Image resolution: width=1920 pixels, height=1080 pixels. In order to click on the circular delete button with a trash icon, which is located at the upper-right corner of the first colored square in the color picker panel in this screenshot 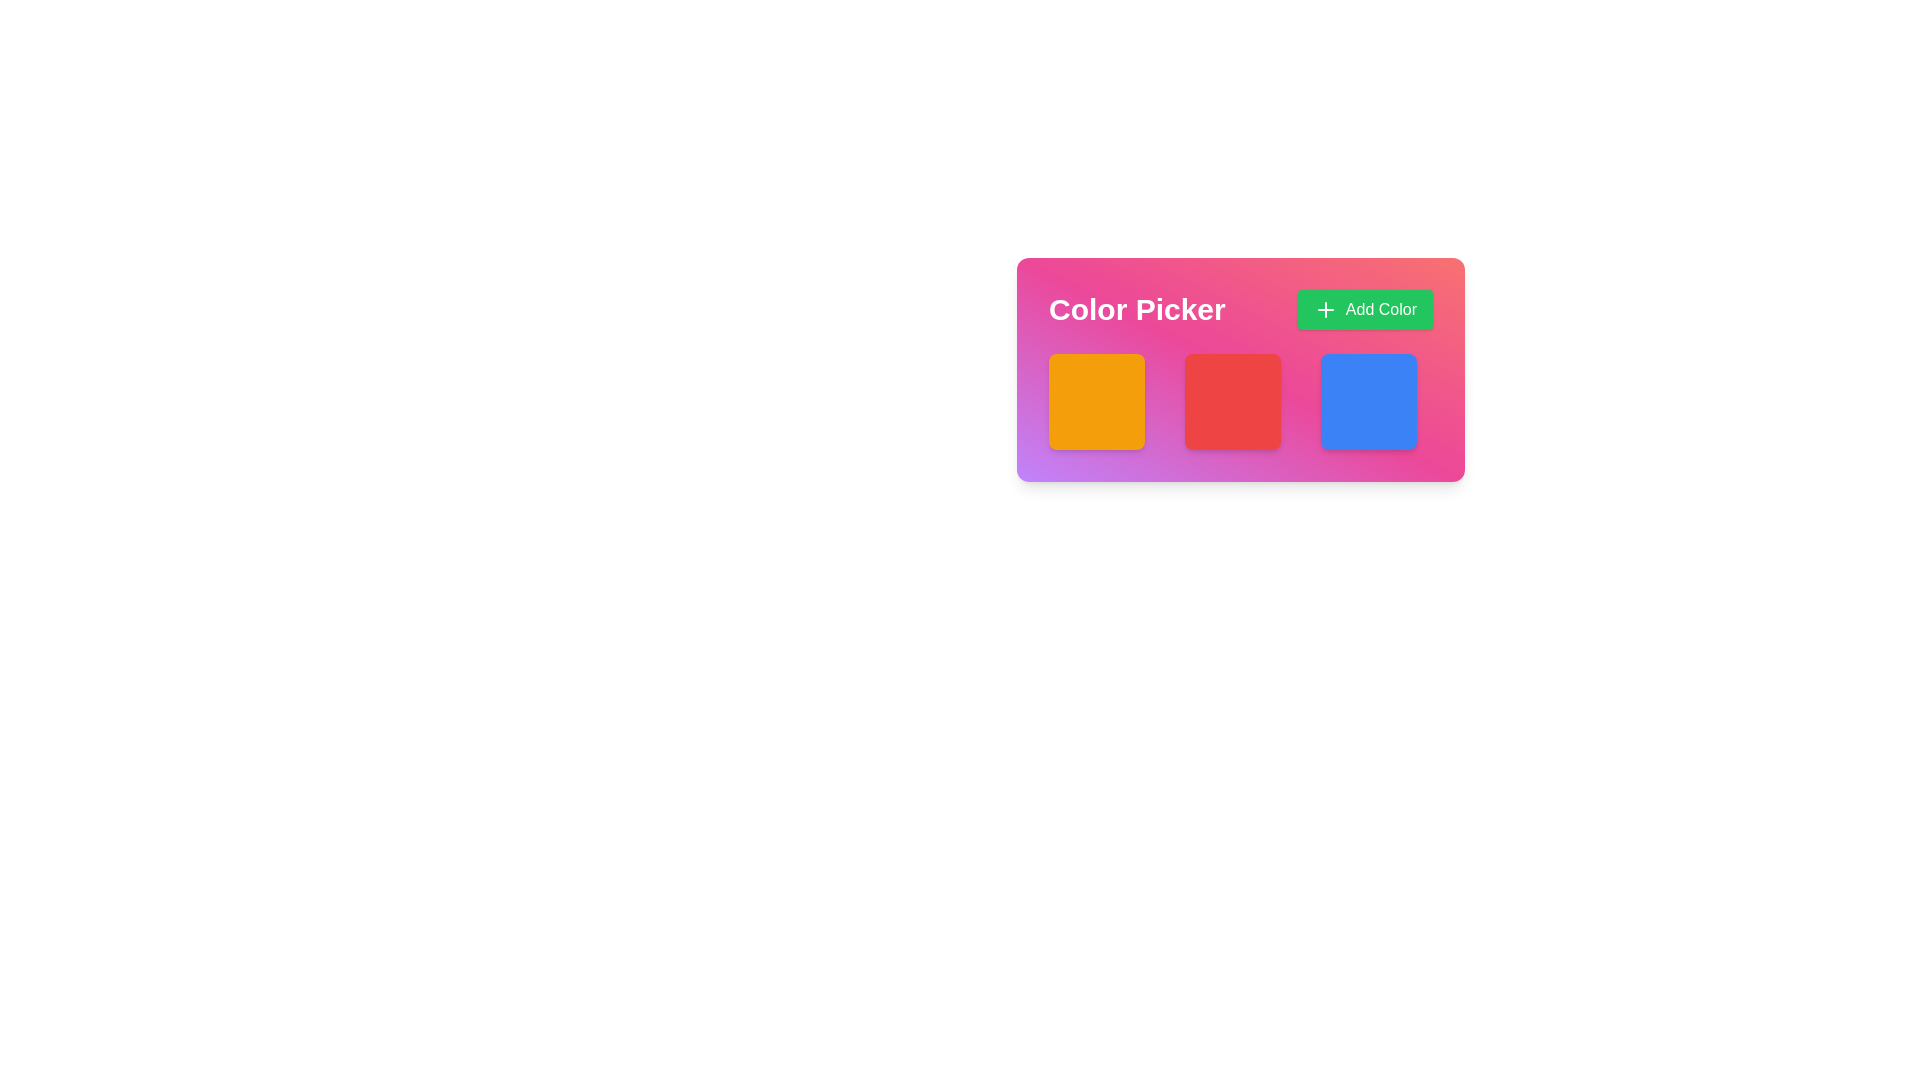, I will do `click(1142, 371)`.